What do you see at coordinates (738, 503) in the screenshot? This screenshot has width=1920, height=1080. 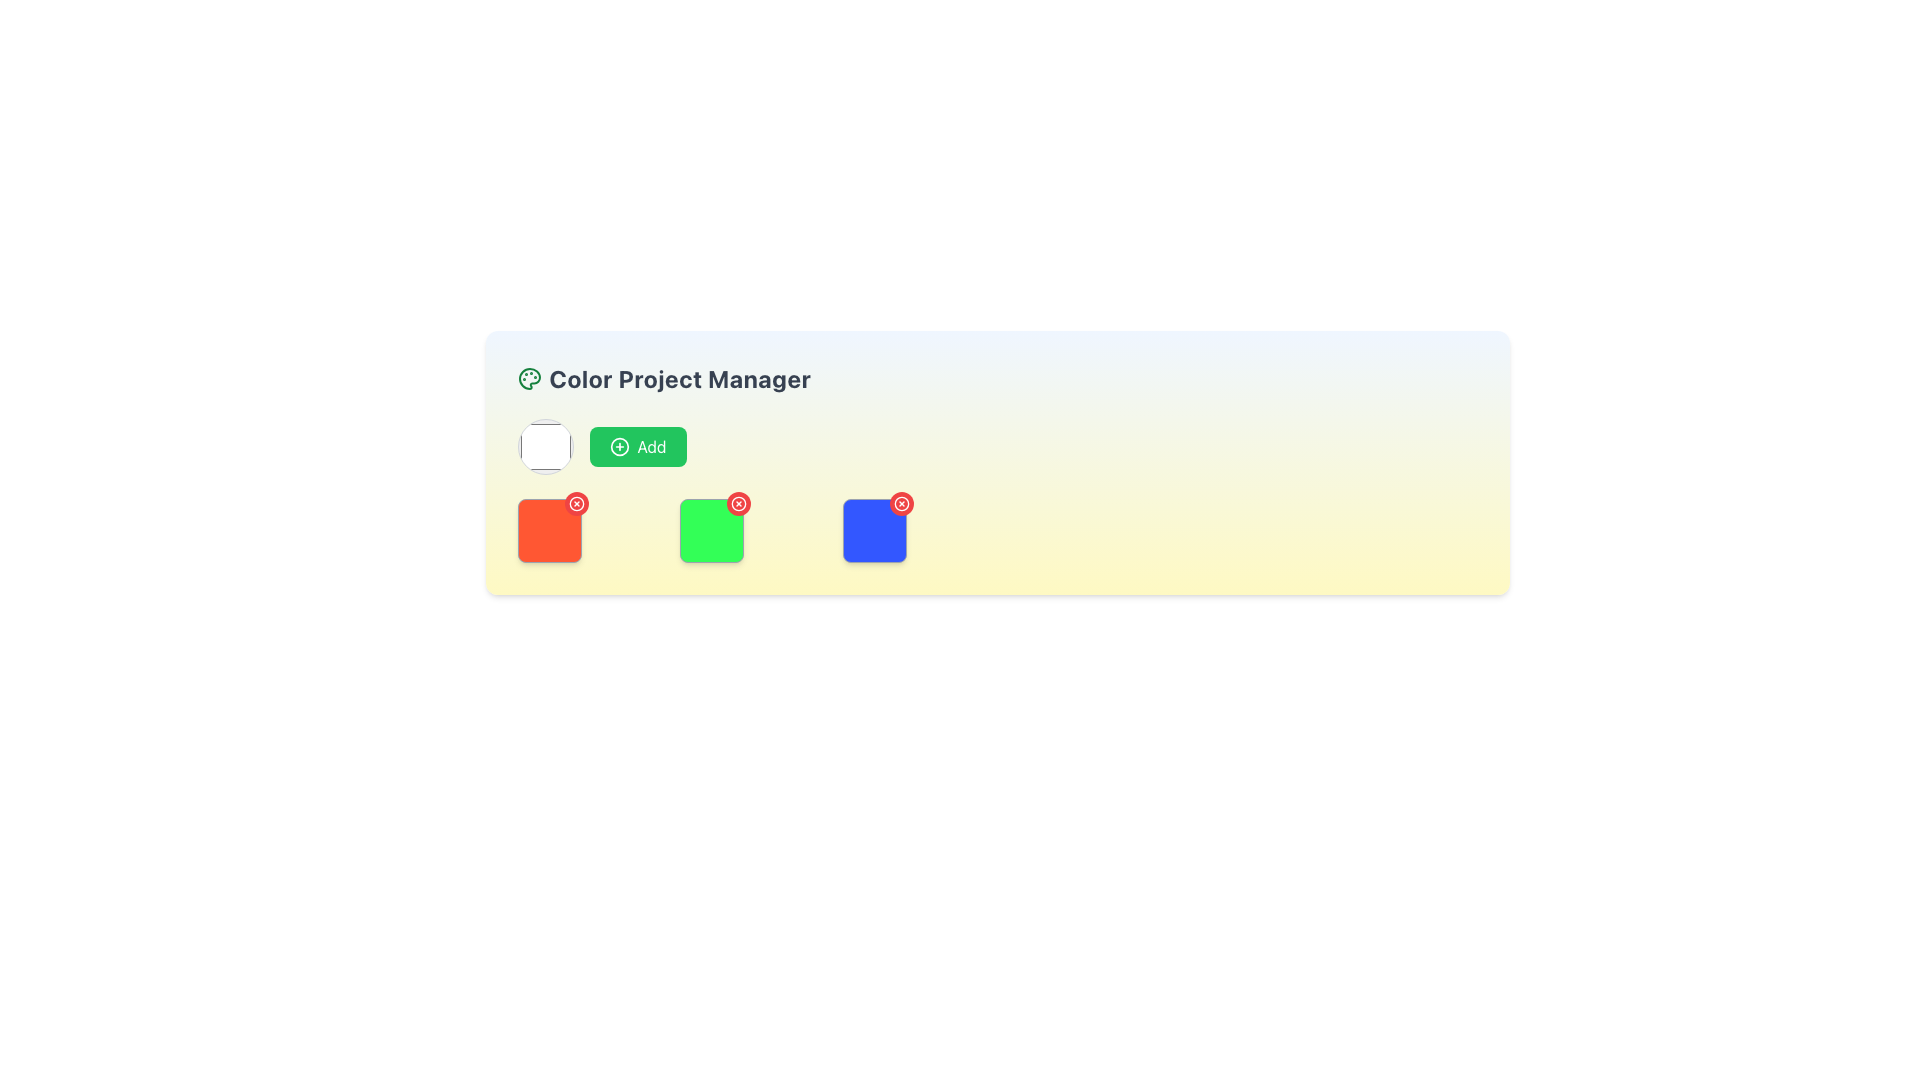 I see `the icon button with an 'X' symbol located in the top-right corner of the red square` at bounding box center [738, 503].